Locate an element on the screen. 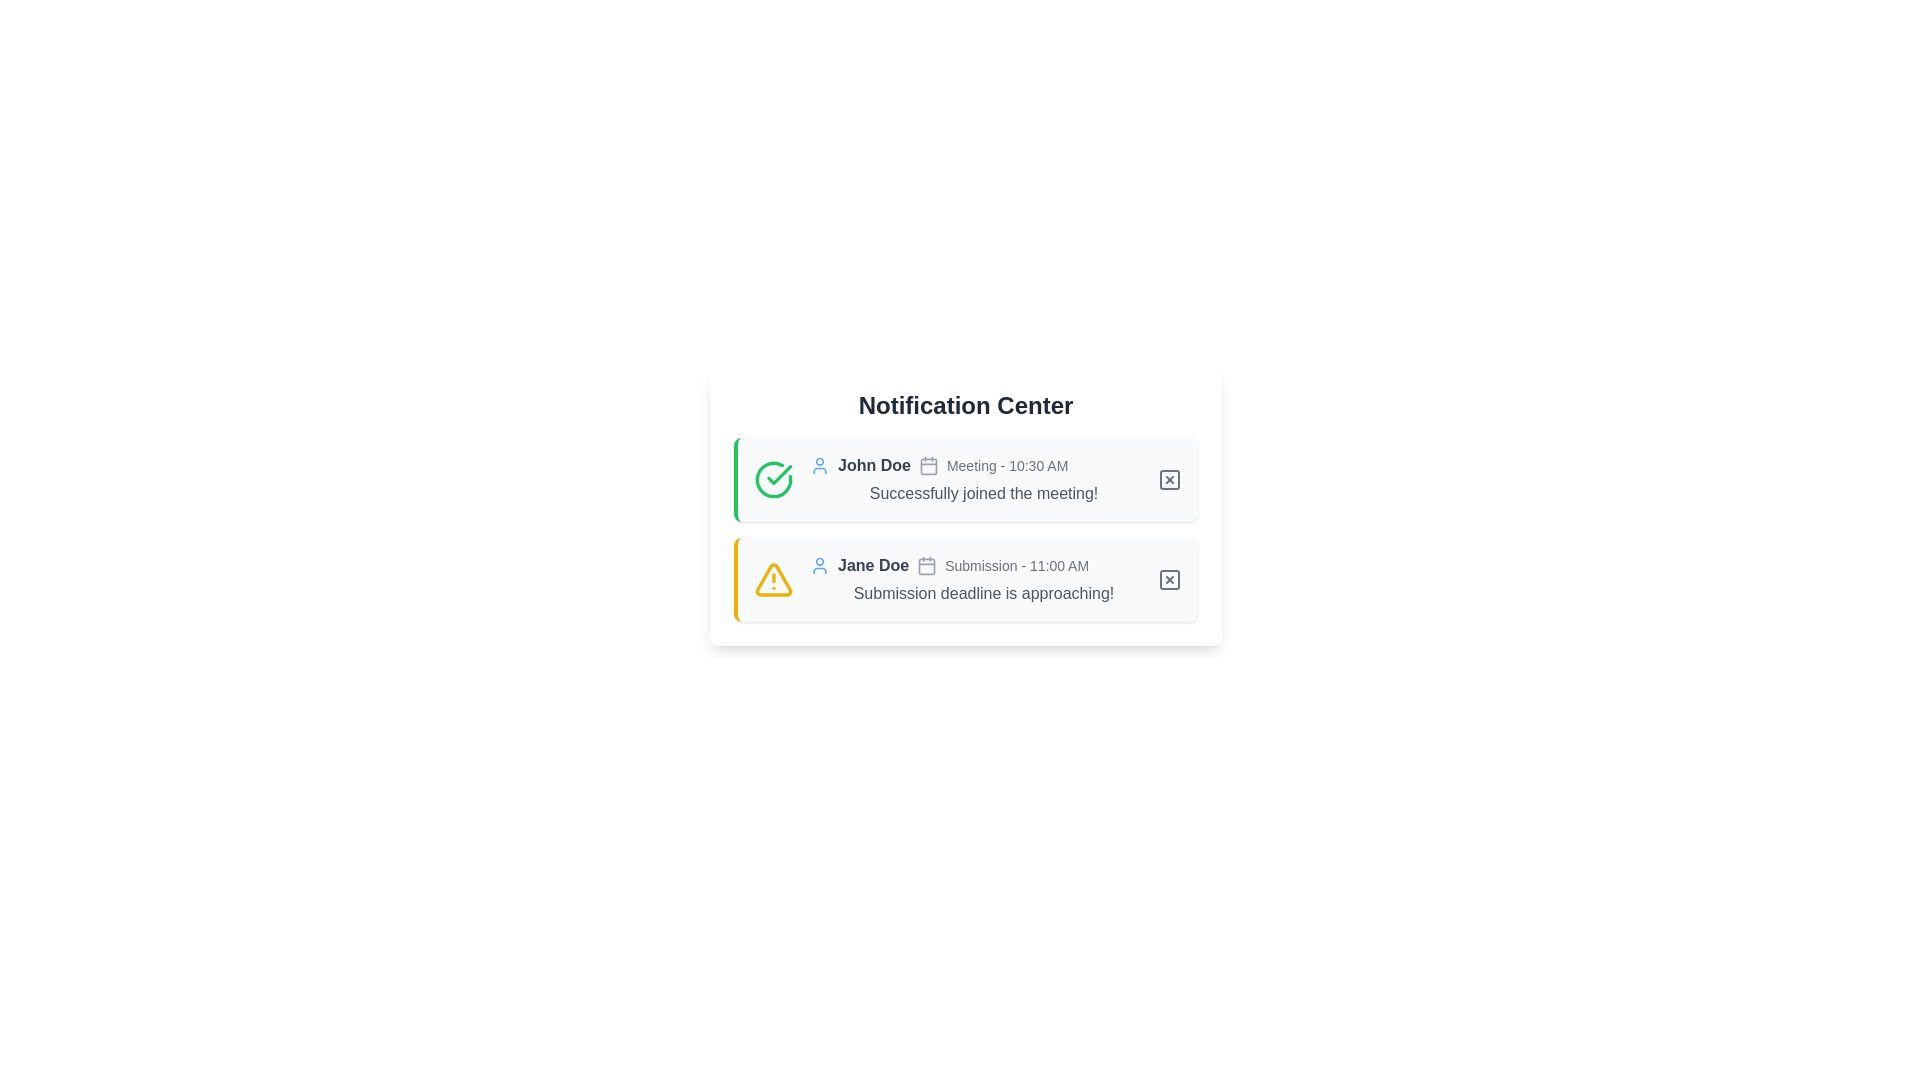 This screenshot has height=1080, width=1920. the prominently styled text label 'Notification Center' located at the top-center of the notification panel is located at coordinates (965, 405).